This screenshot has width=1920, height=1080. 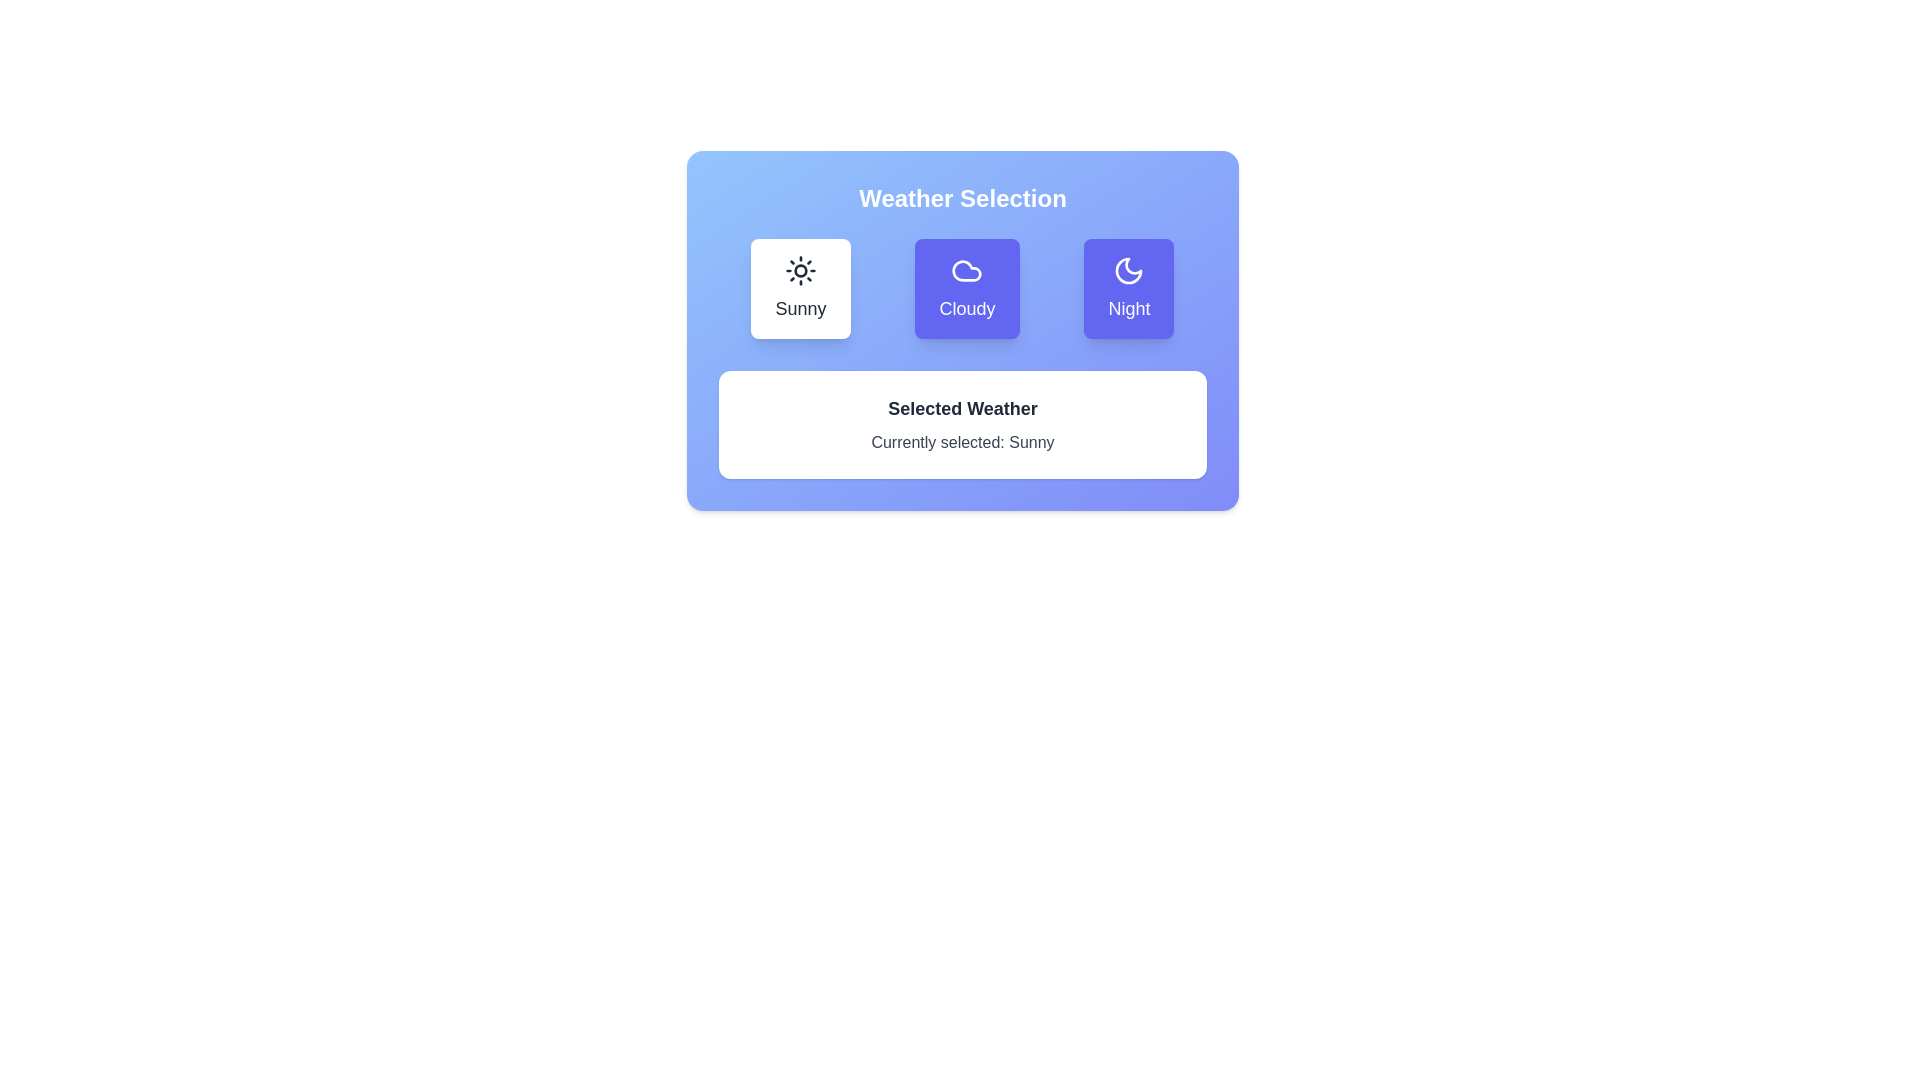 I want to click on the 'Sunny' weather selection button, so click(x=801, y=289).